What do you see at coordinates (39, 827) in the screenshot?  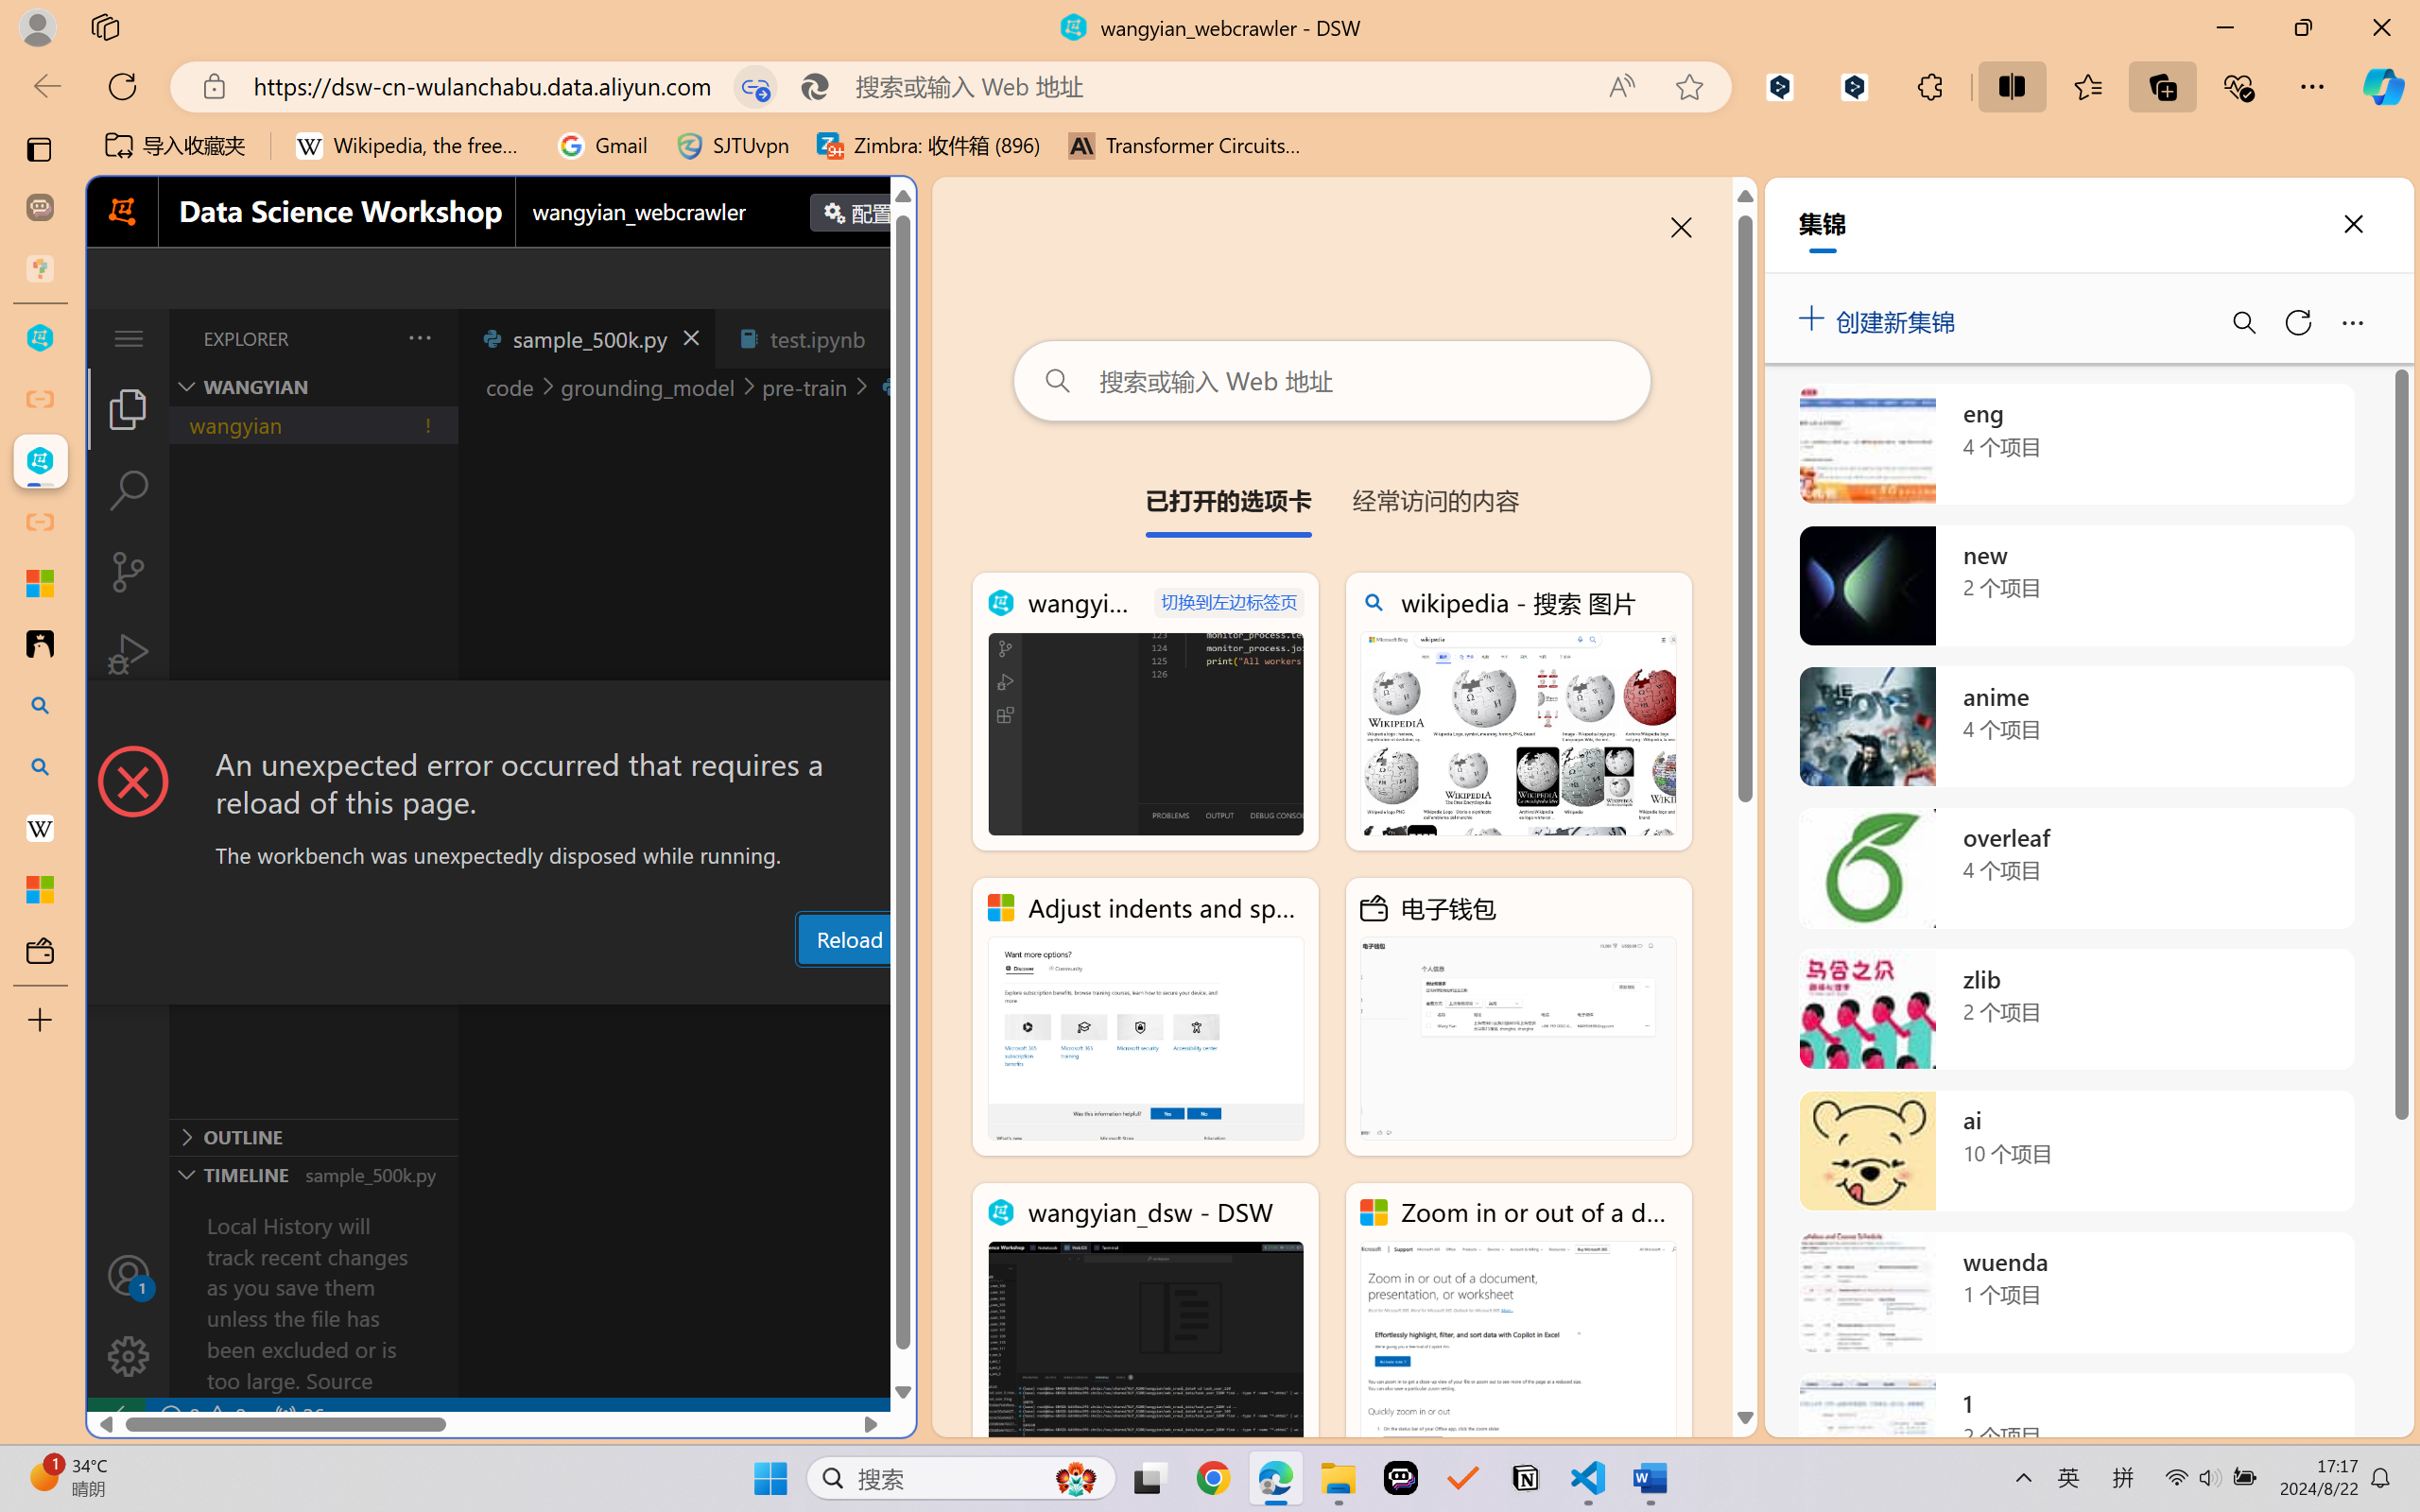 I see `'Earth - Wikipedia'` at bounding box center [39, 827].